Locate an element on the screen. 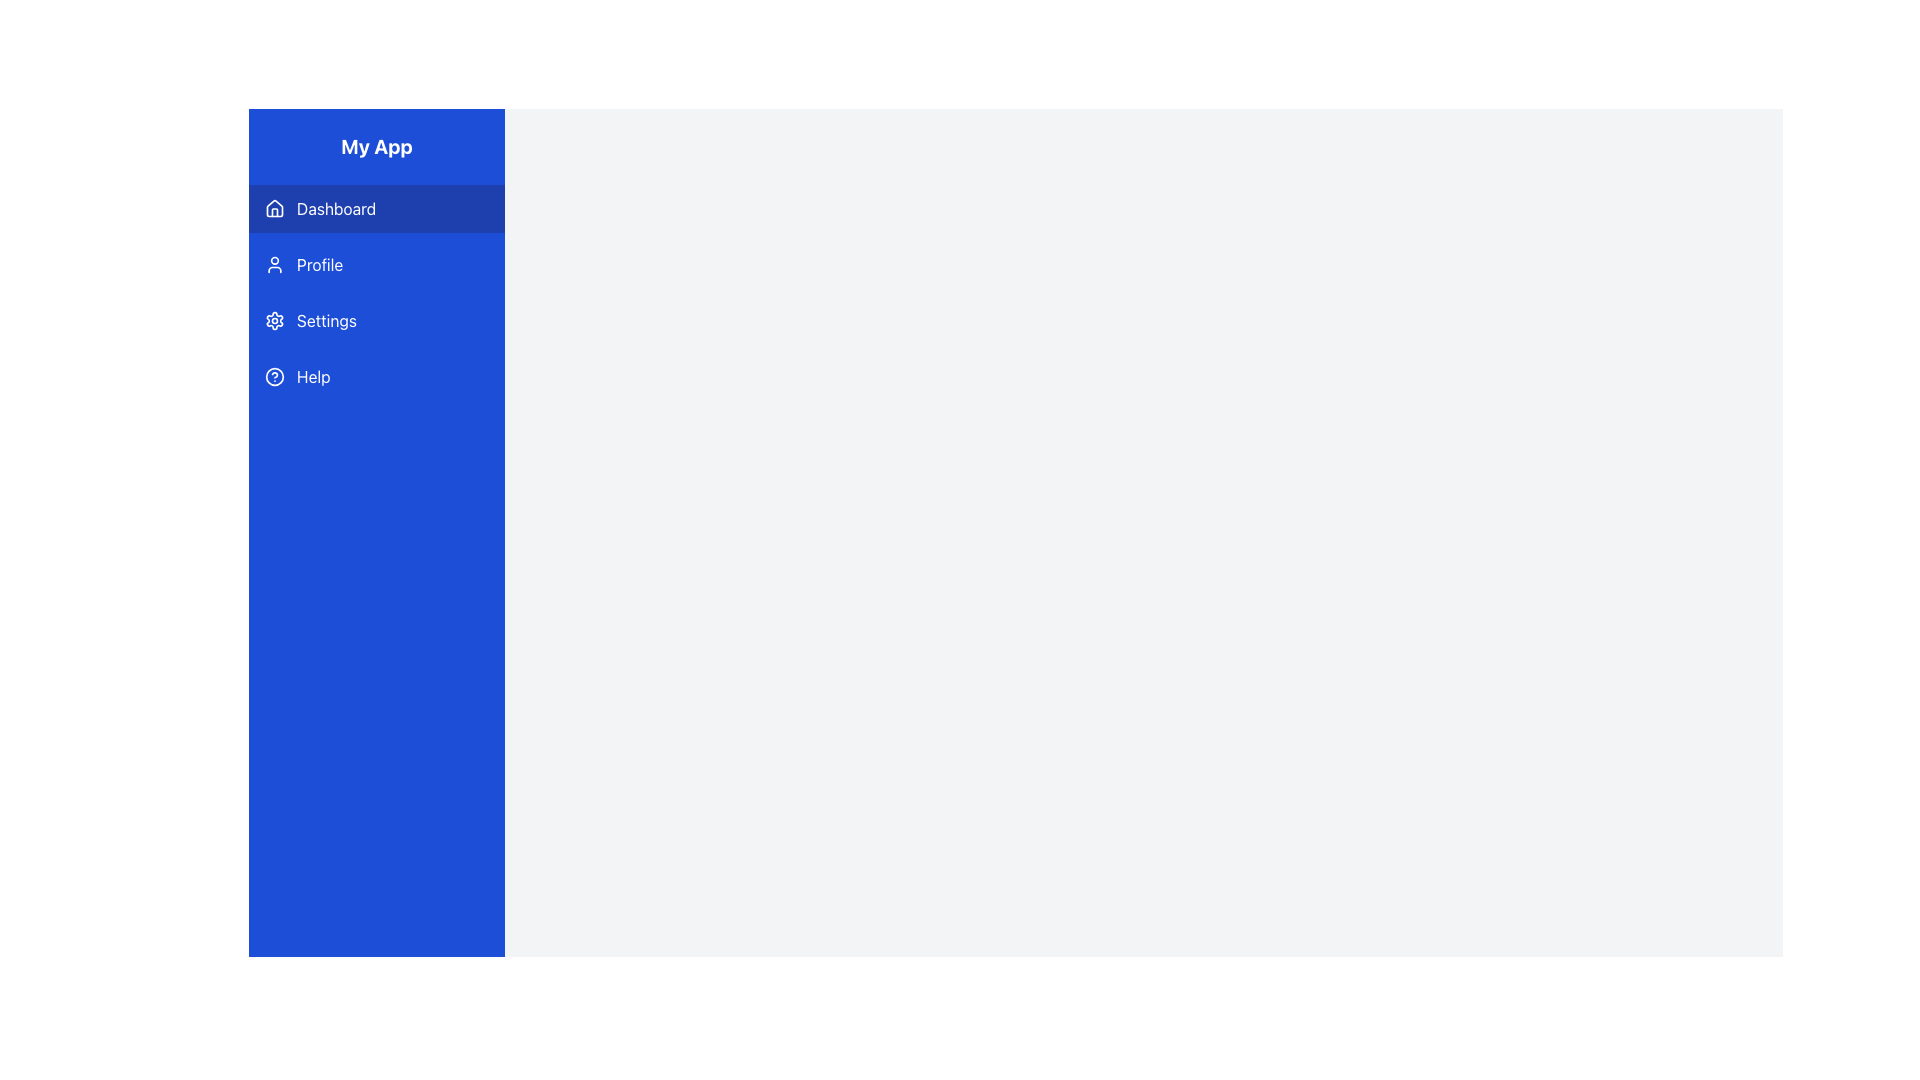 Image resolution: width=1920 pixels, height=1080 pixels. the 'Settings' text label in the application menu is located at coordinates (326, 319).